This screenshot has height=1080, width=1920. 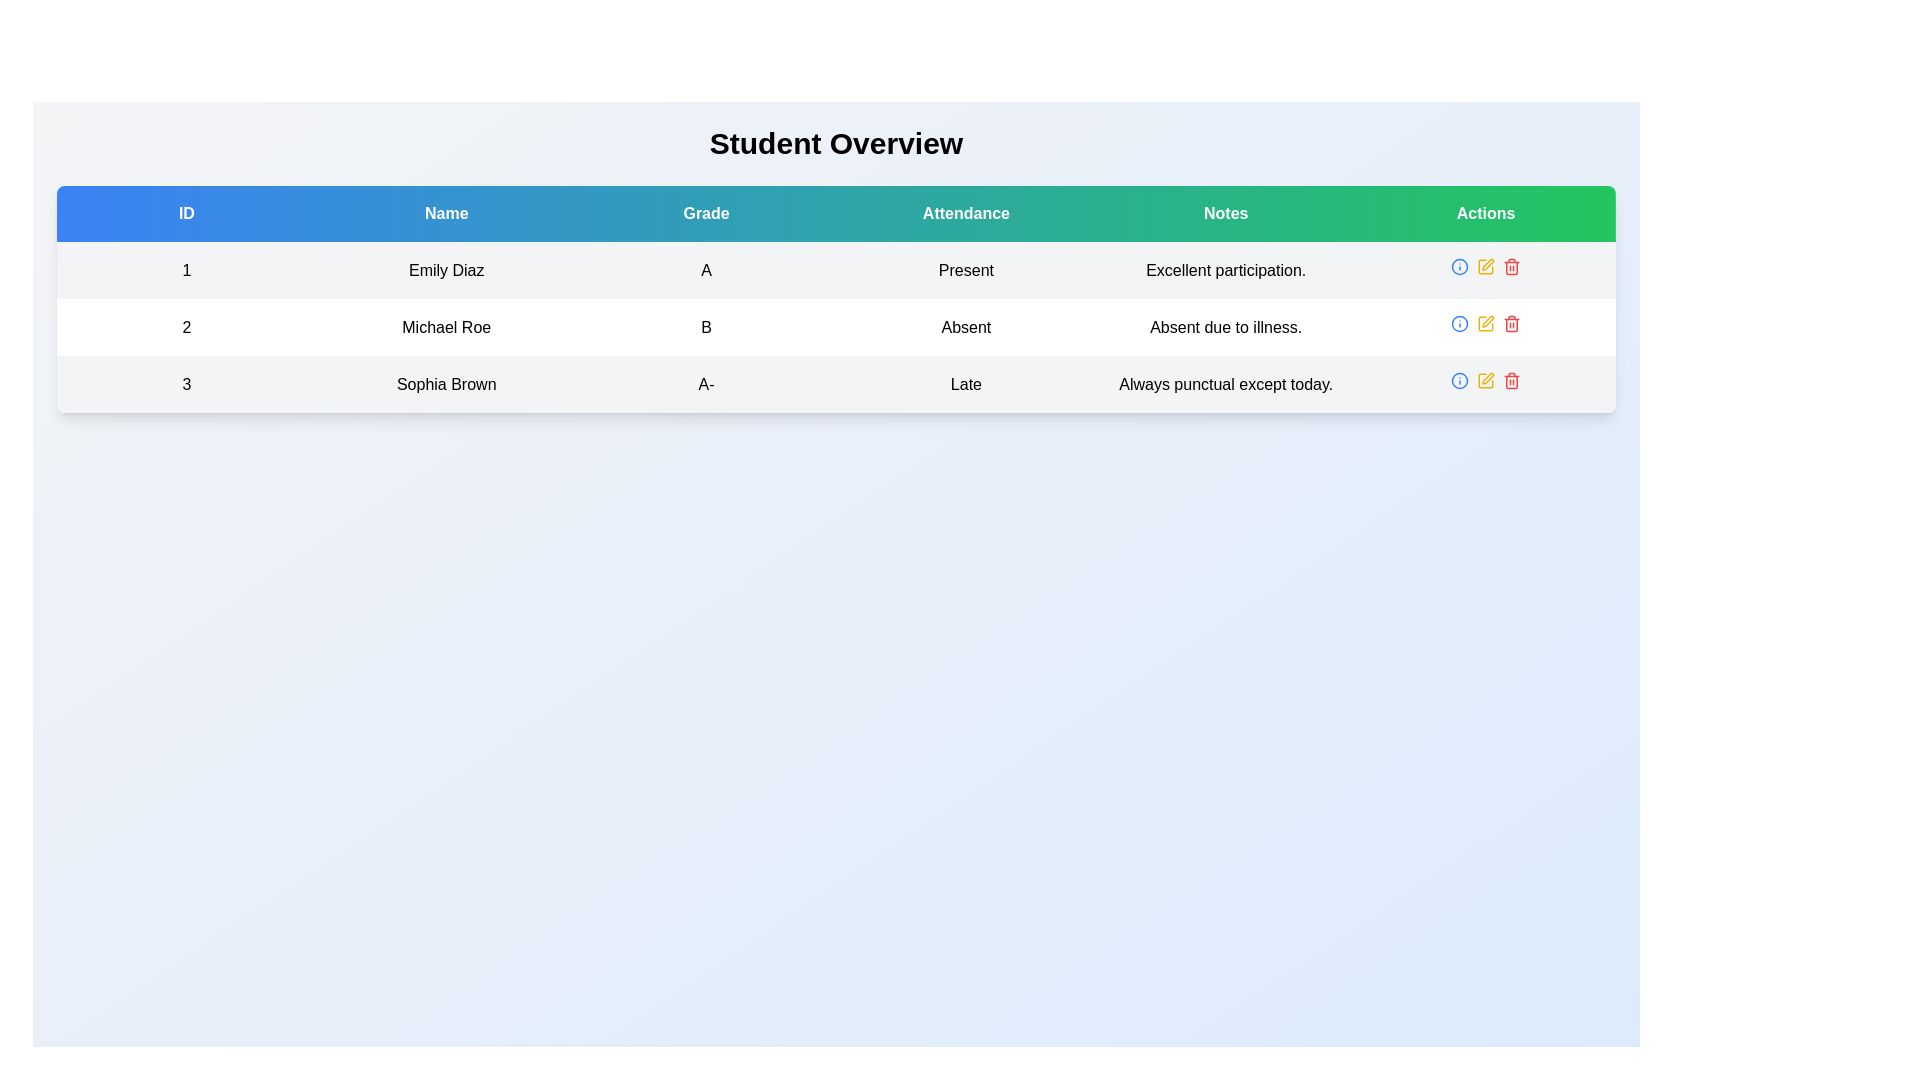 I want to click on the first interactive icon in the 'Actions' column of the third row in the table to observe hover effects, so click(x=1459, y=381).